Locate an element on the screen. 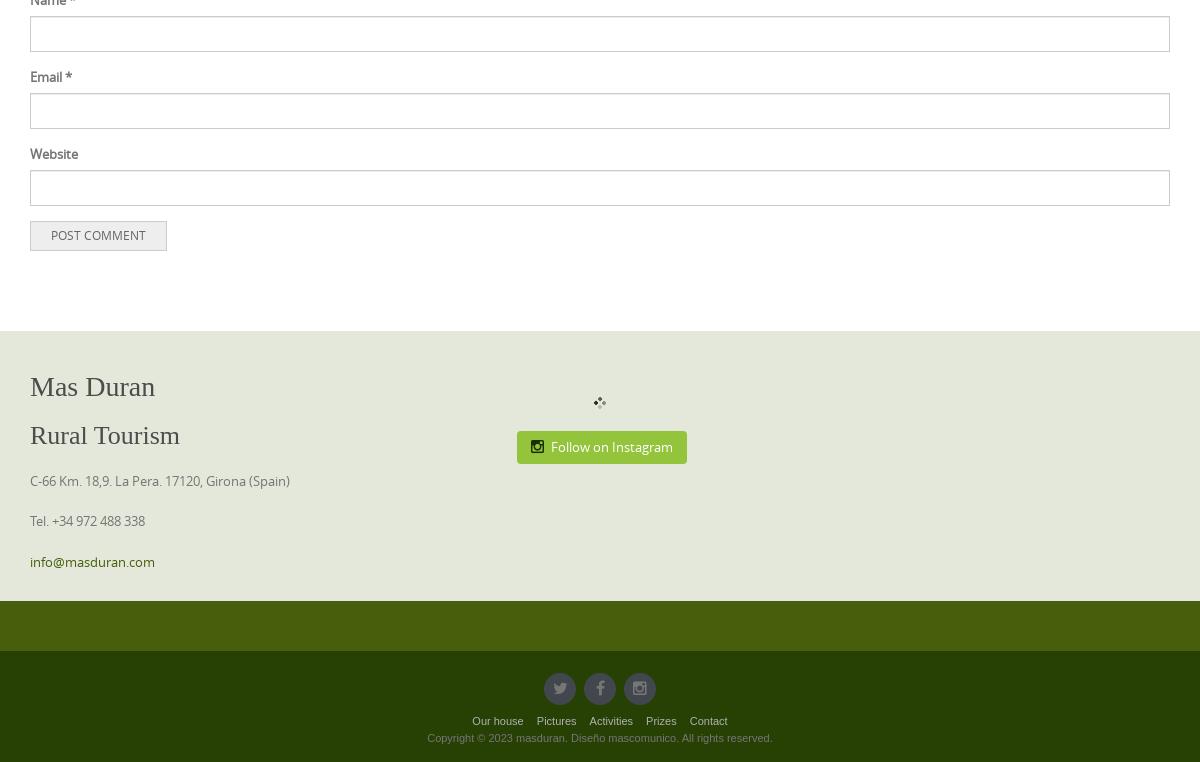  'Prizes' is located at coordinates (660, 720).